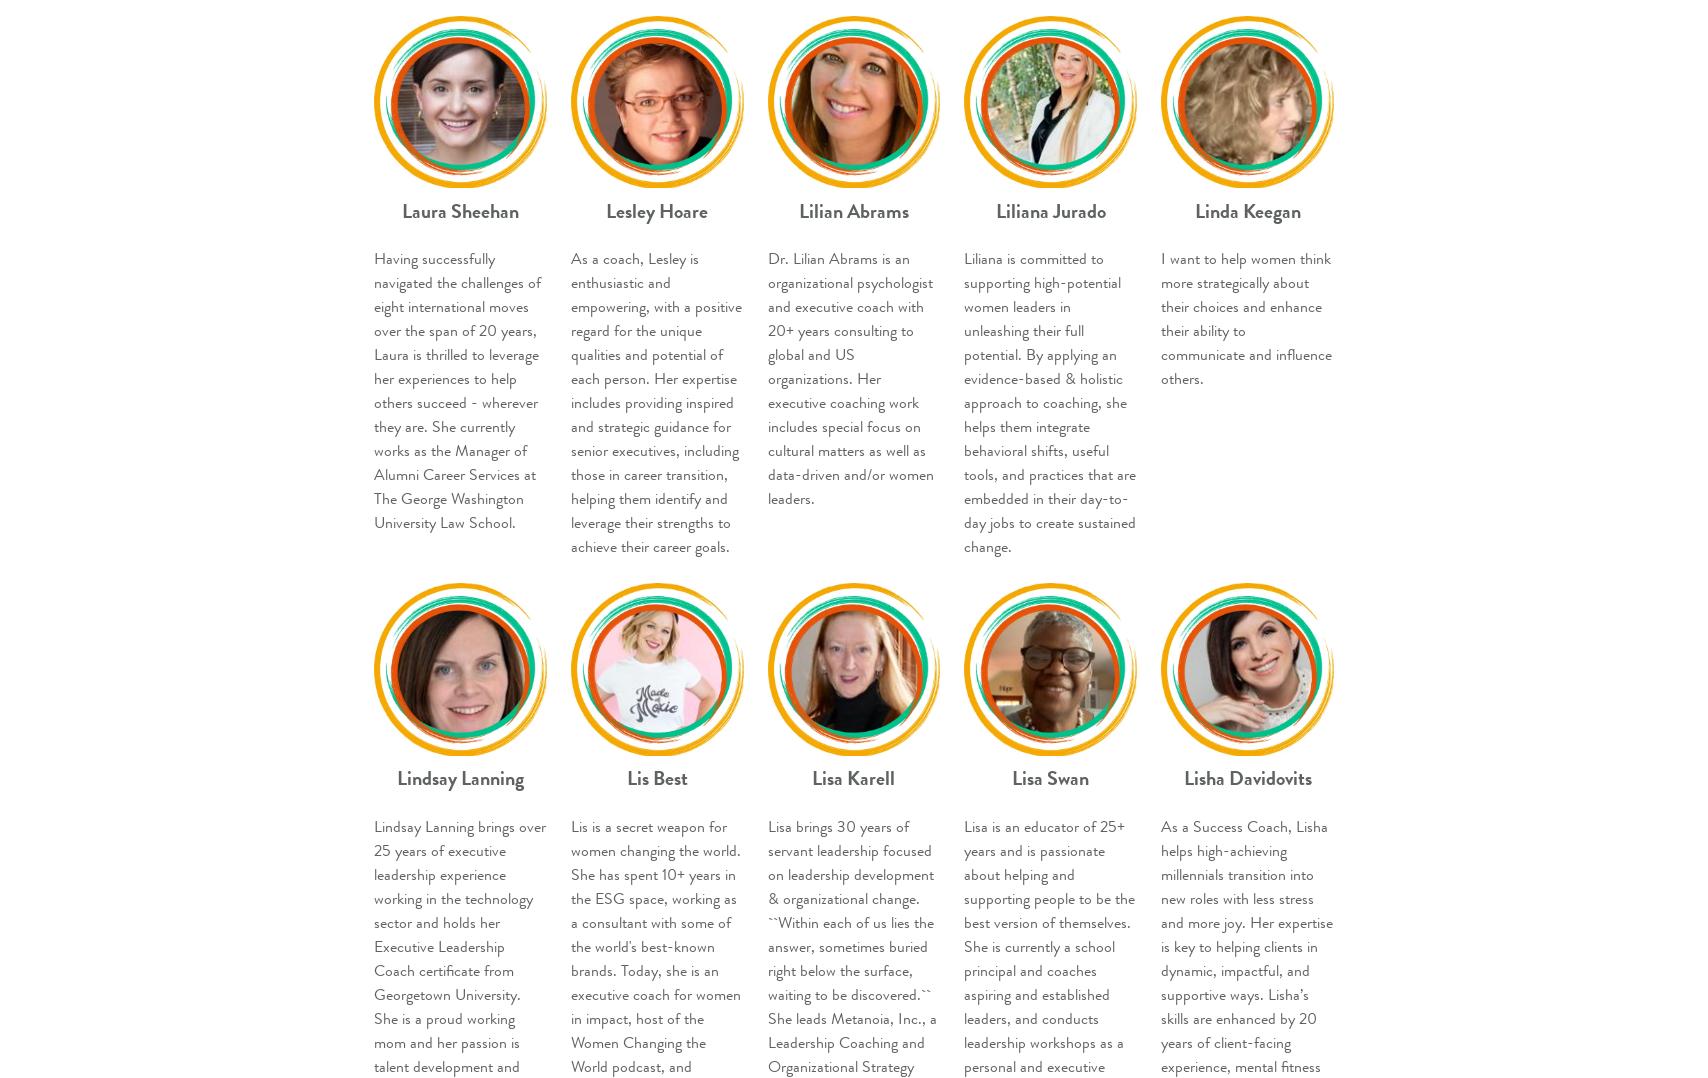 This screenshot has width=1708, height=1078. Describe the element at coordinates (1247, 210) in the screenshot. I see `'Linda Keegan'` at that location.